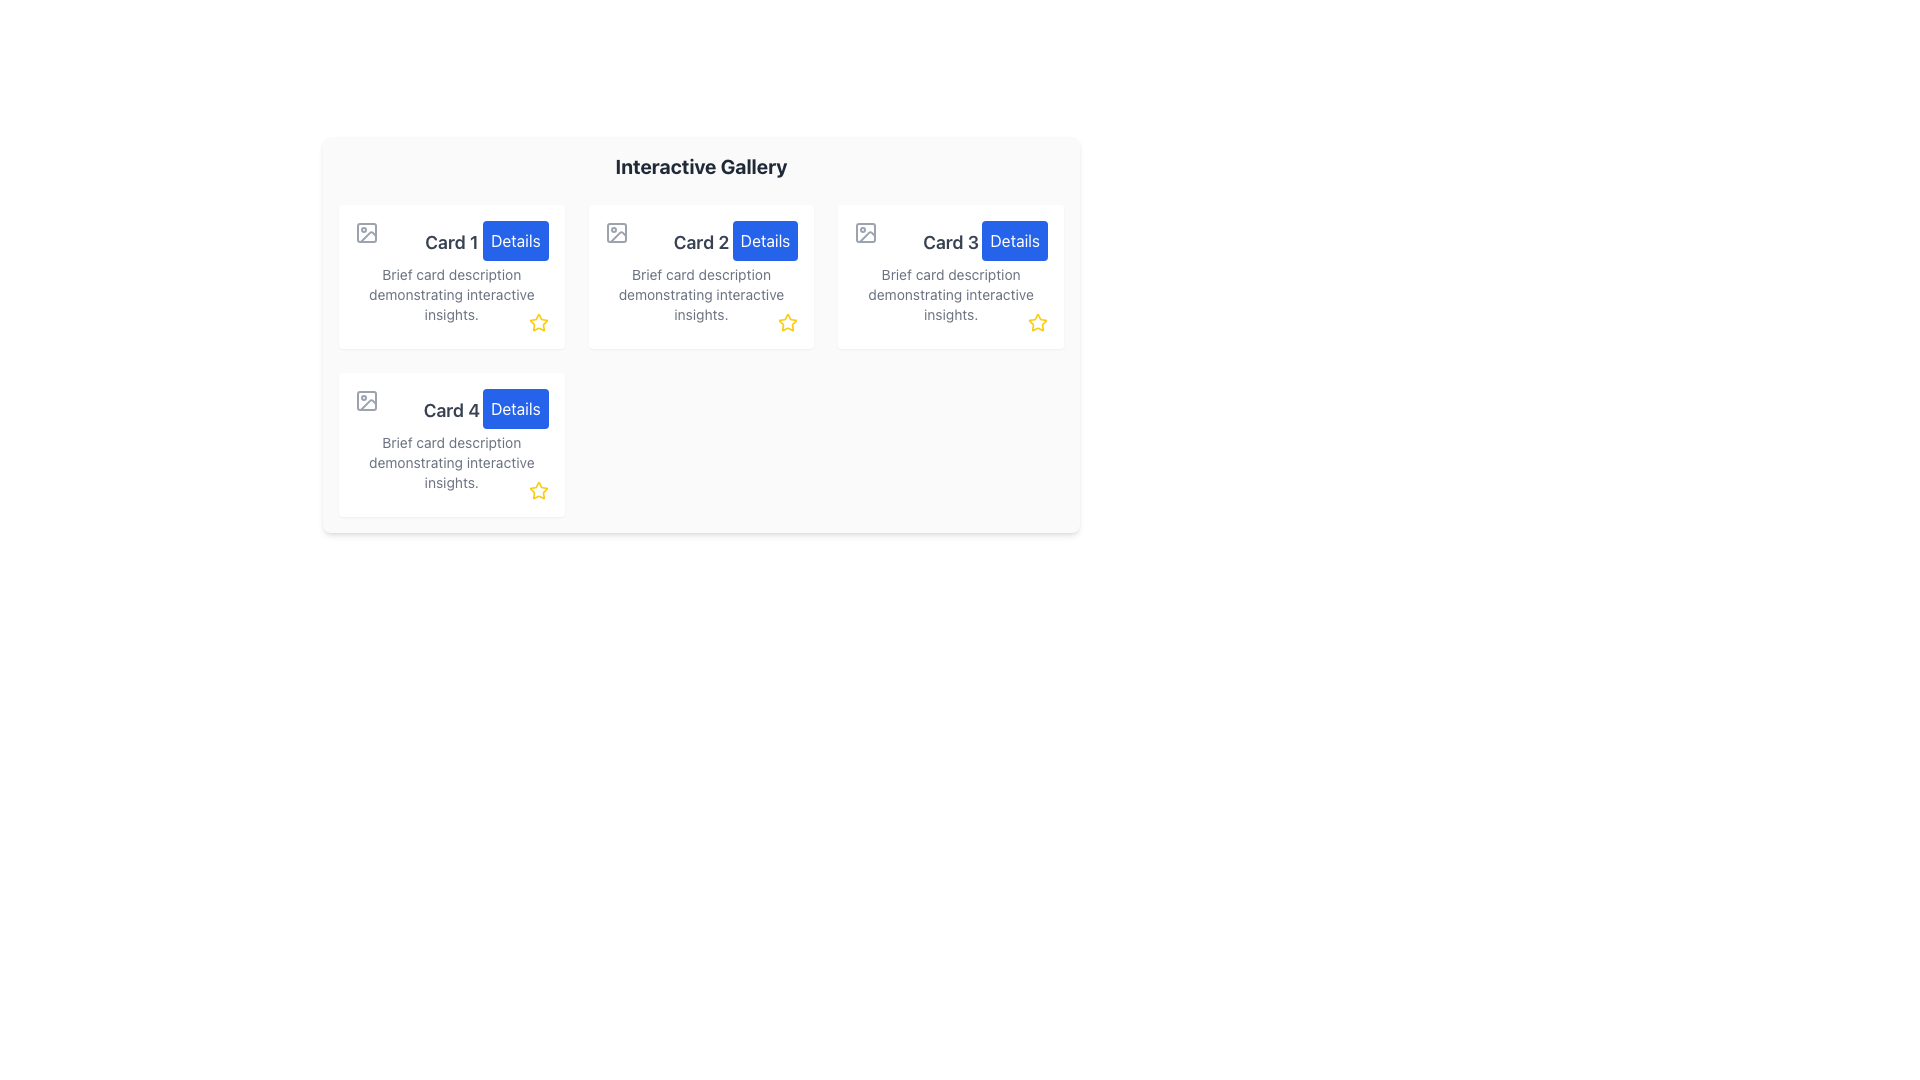 The image size is (1920, 1080). I want to click on the yellow star icon located in the bottom-right corner of 'Card 1' to mark the card as favorite, so click(538, 322).